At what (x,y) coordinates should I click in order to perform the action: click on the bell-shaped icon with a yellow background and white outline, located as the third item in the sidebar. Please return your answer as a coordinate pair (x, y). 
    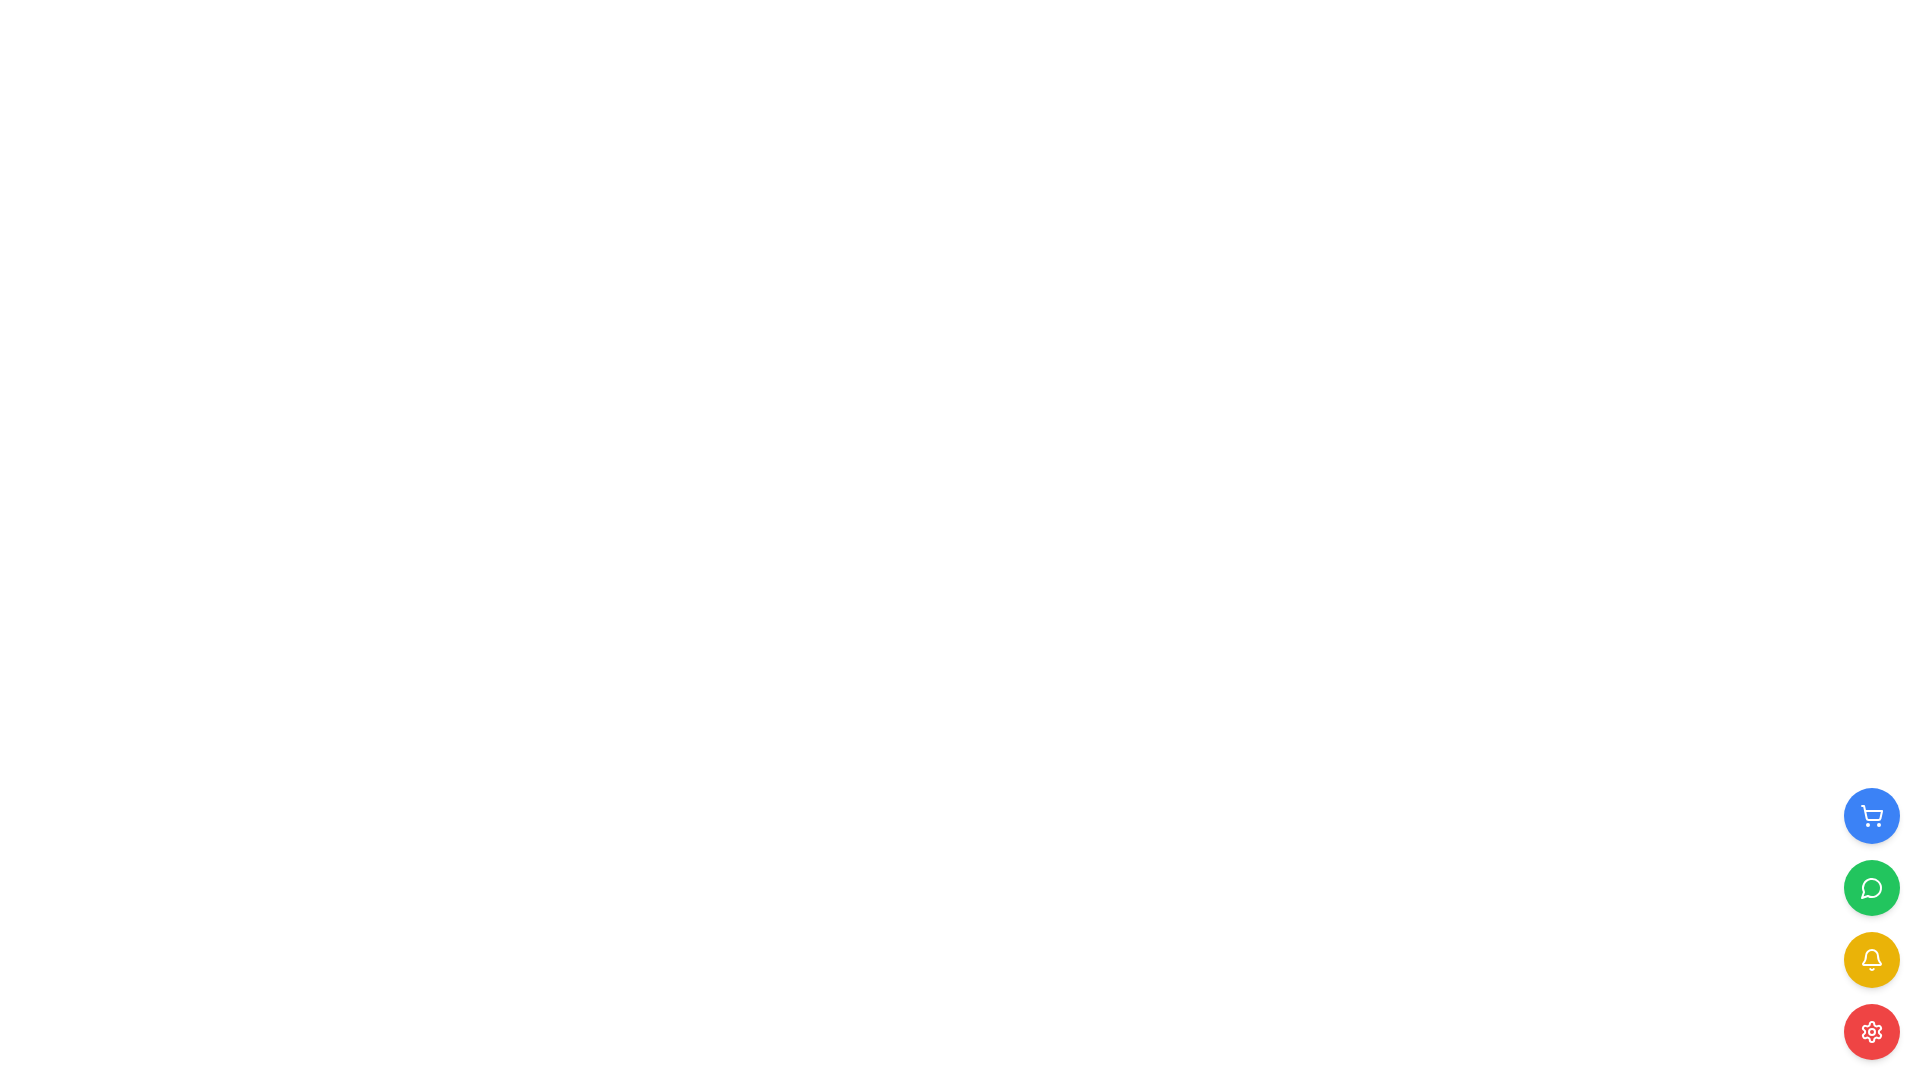
    Looking at the image, I should click on (1871, 959).